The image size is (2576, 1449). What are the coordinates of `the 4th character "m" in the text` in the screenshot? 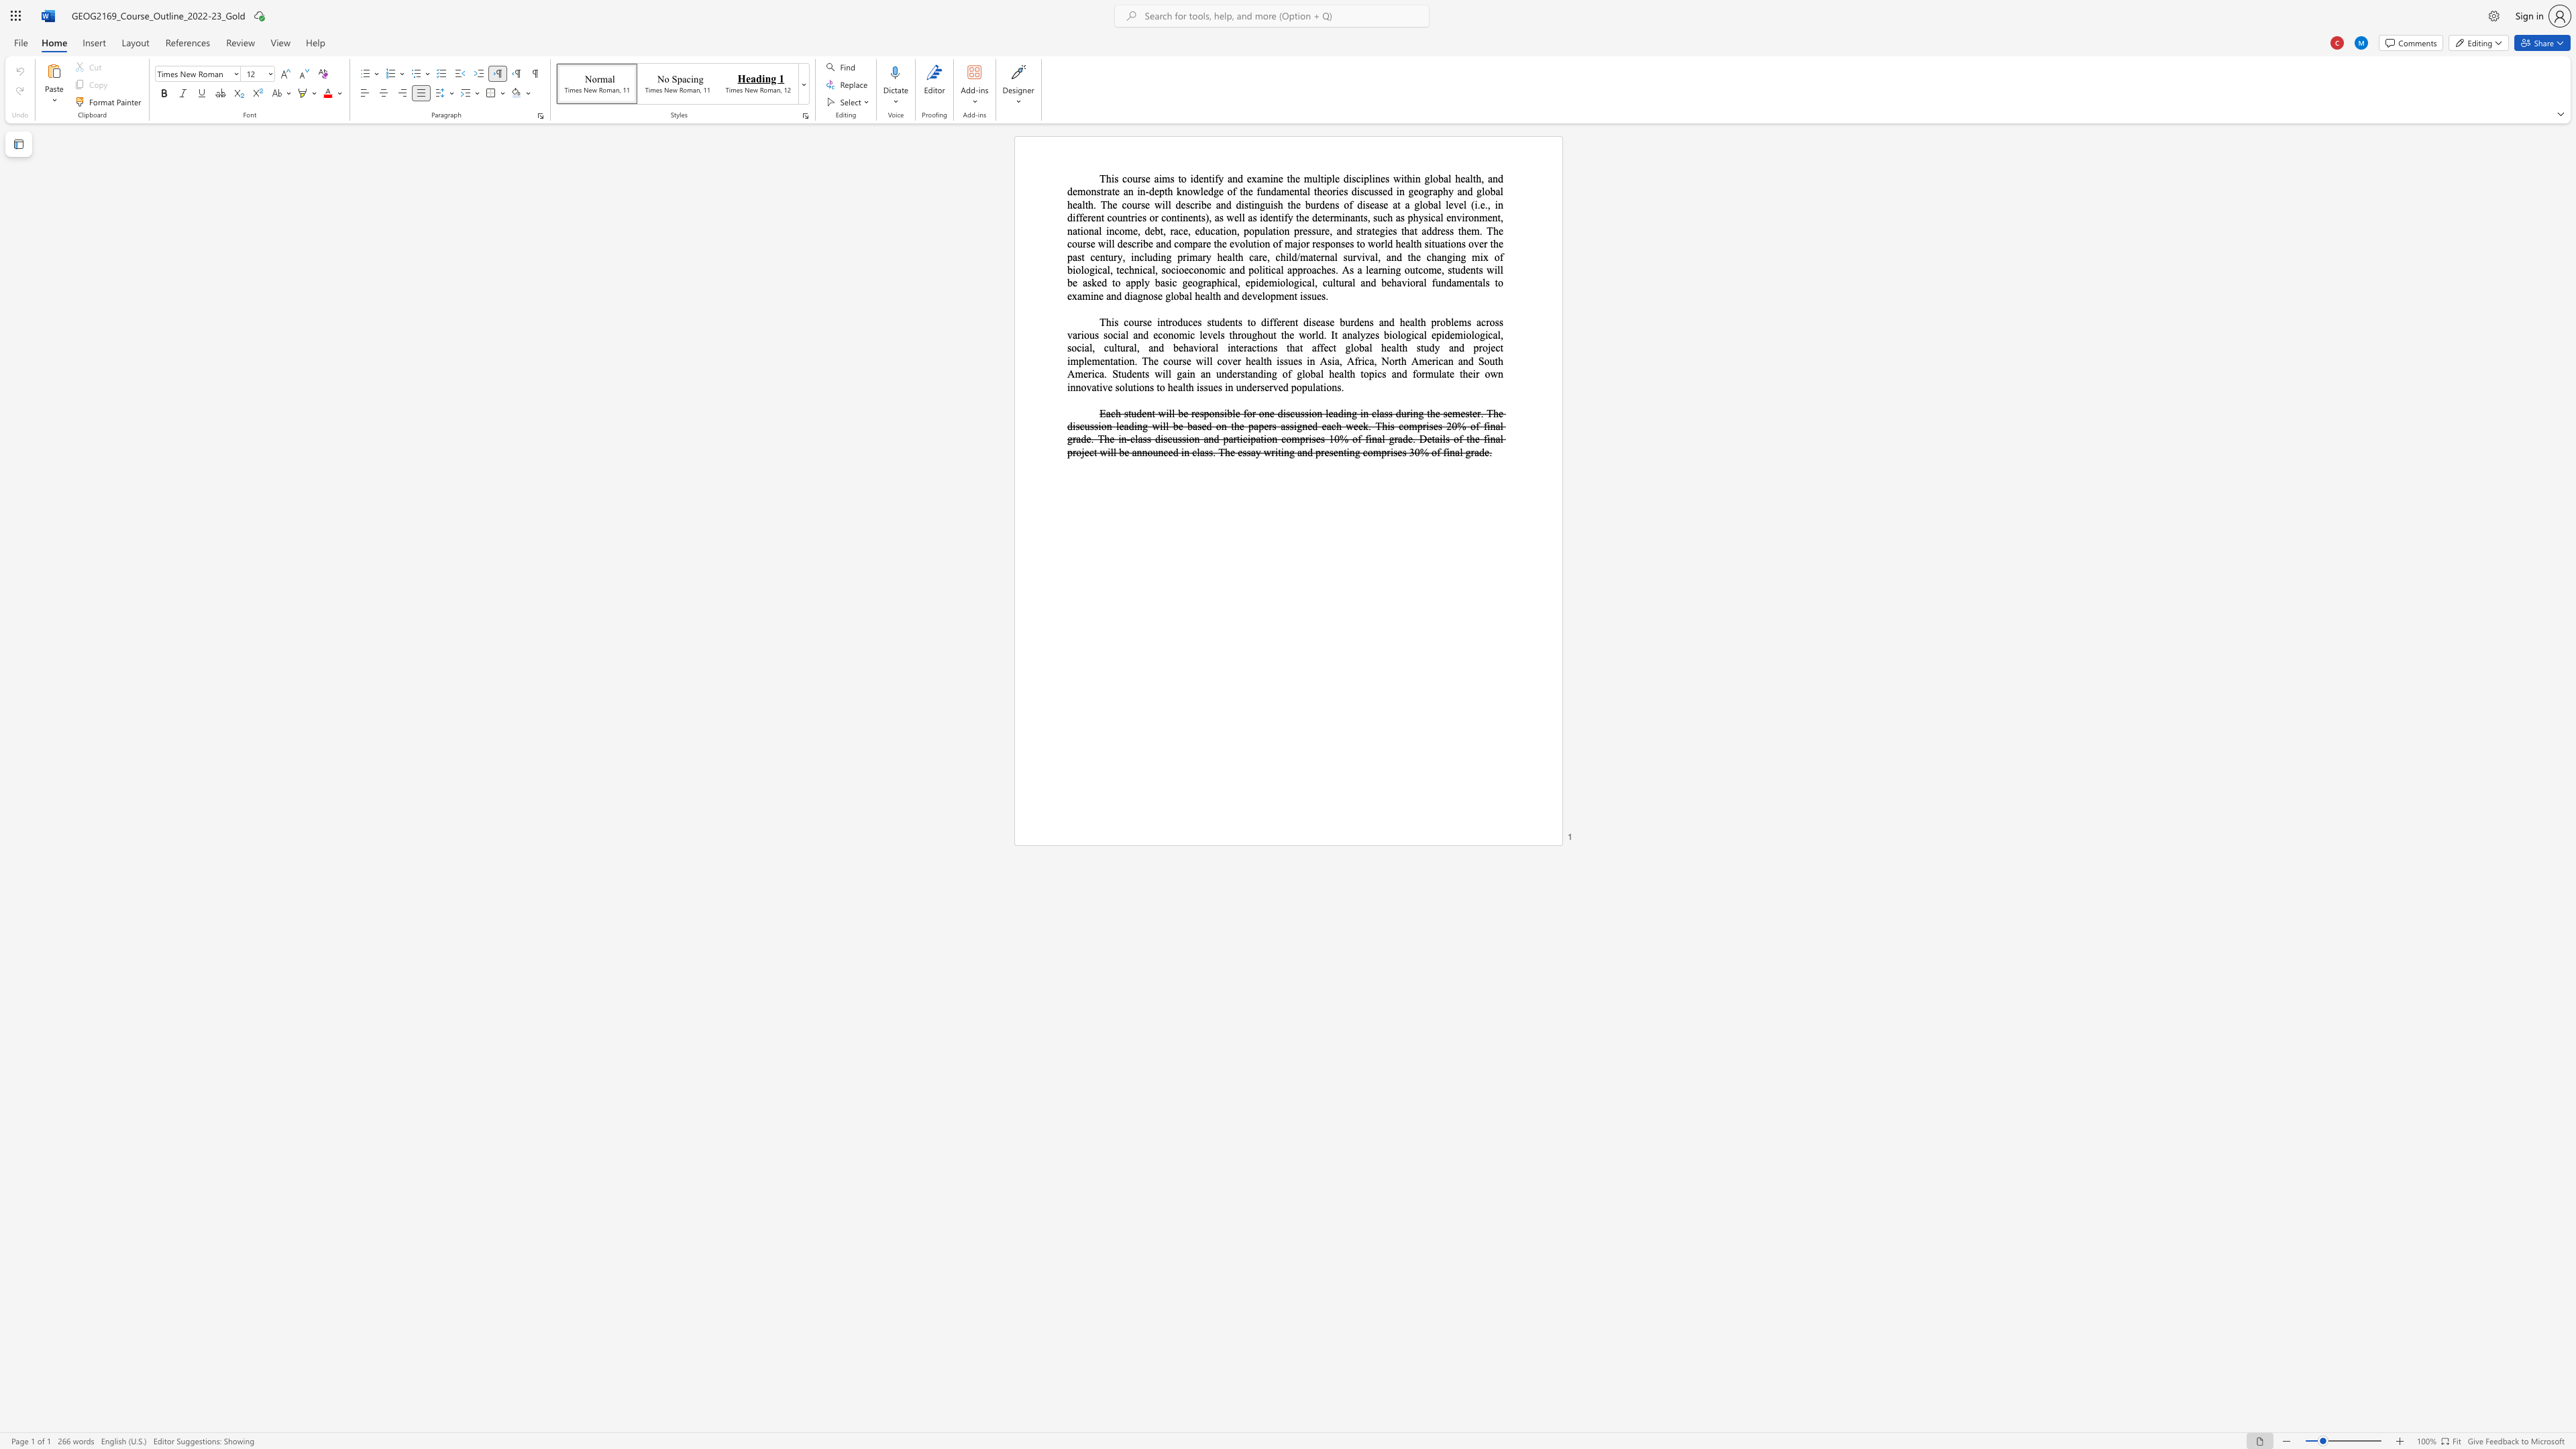 It's located at (1304, 256).